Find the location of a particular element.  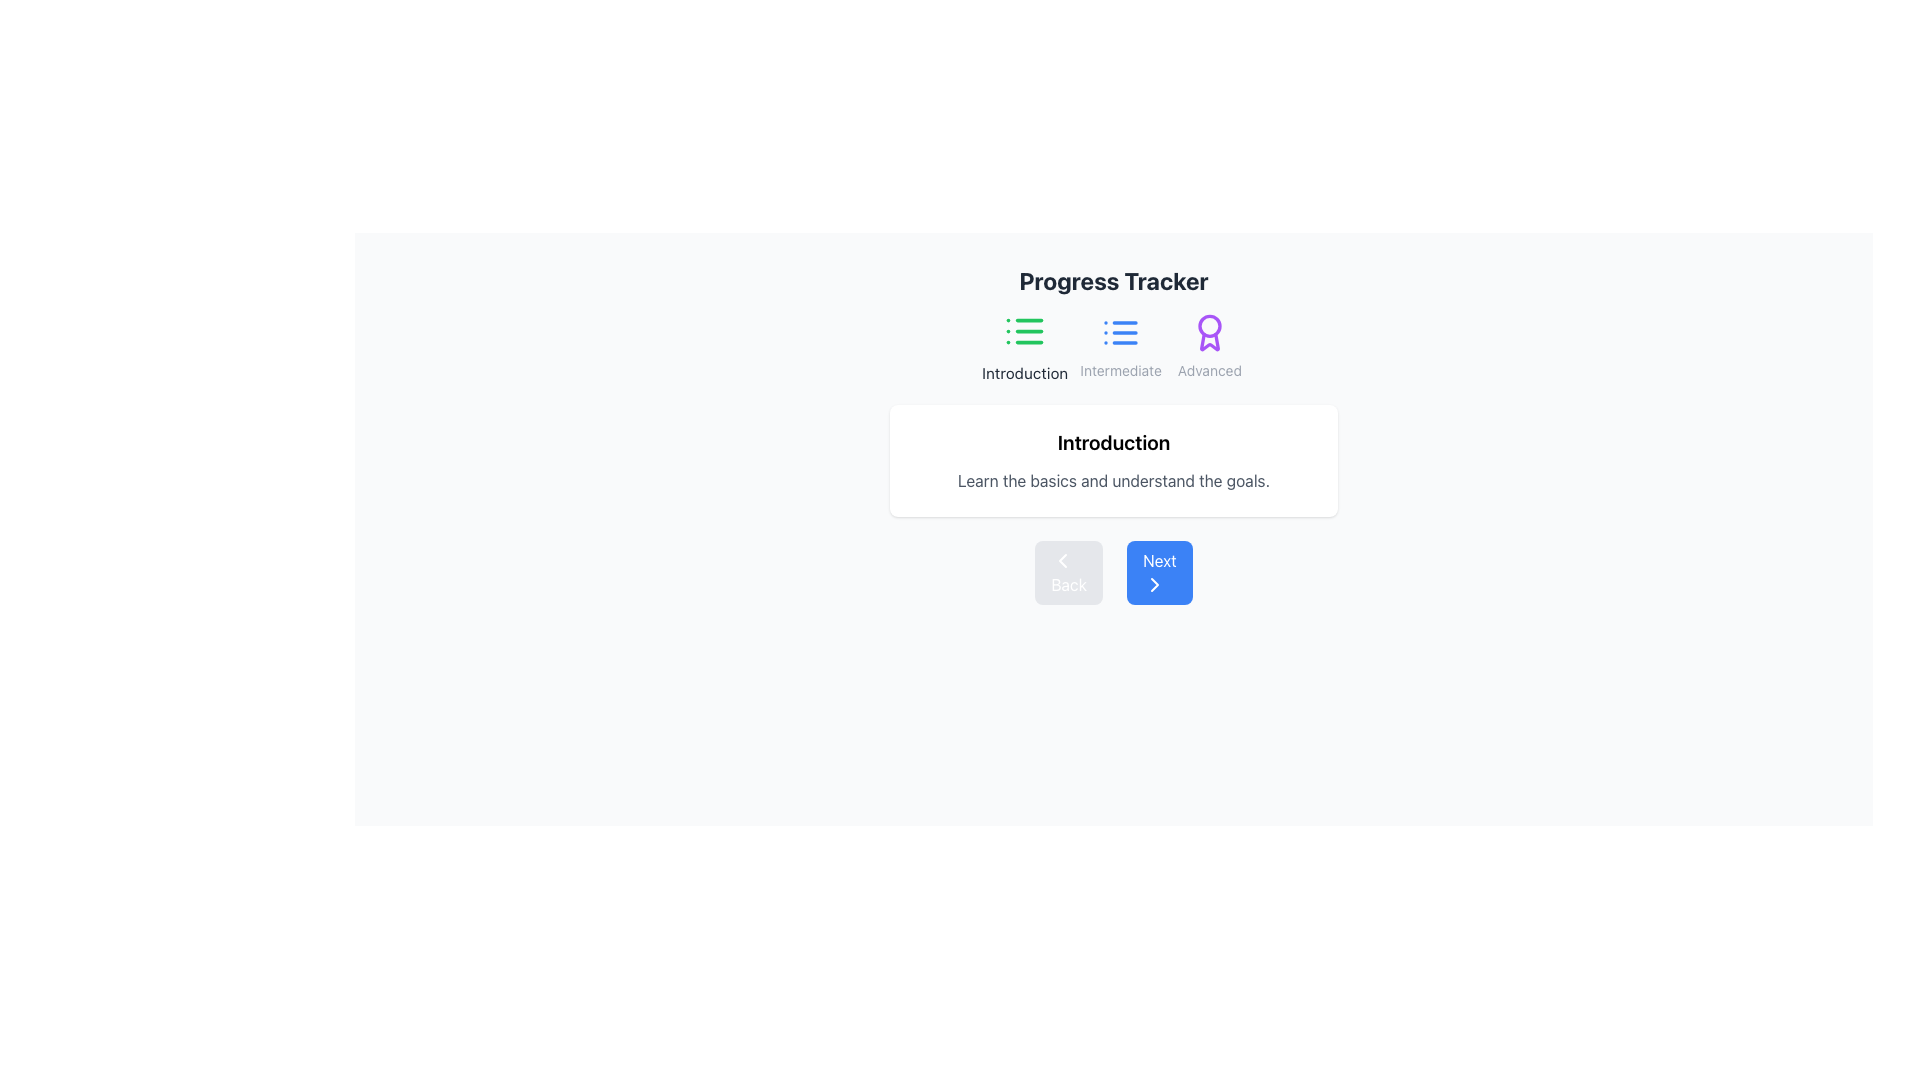

the blue icon styled with a list pattern featuring three horizontal lines and small circles aligned to their left, located under the 'Progress Tracker' heading and associated with the text 'Intermediate' is located at coordinates (1121, 331).